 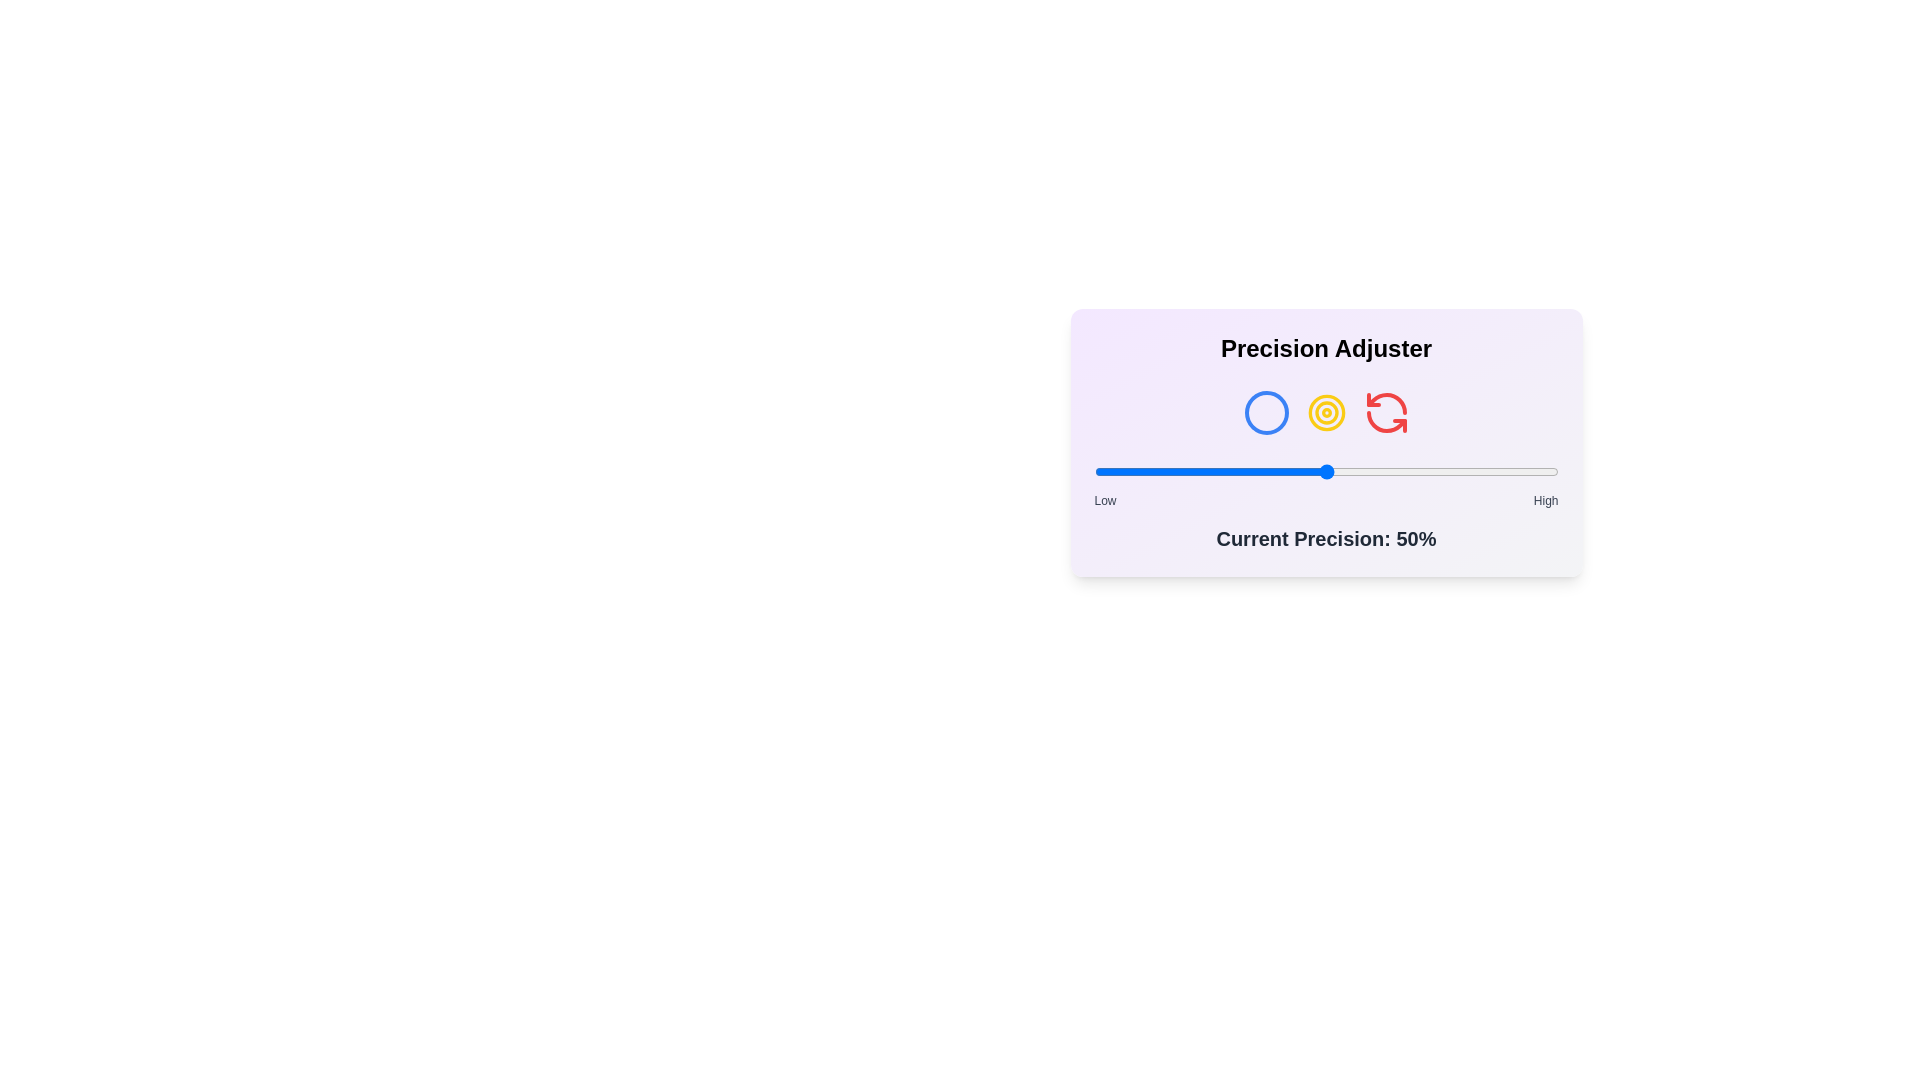 I want to click on the precision slider to 93%, so click(x=1525, y=471).